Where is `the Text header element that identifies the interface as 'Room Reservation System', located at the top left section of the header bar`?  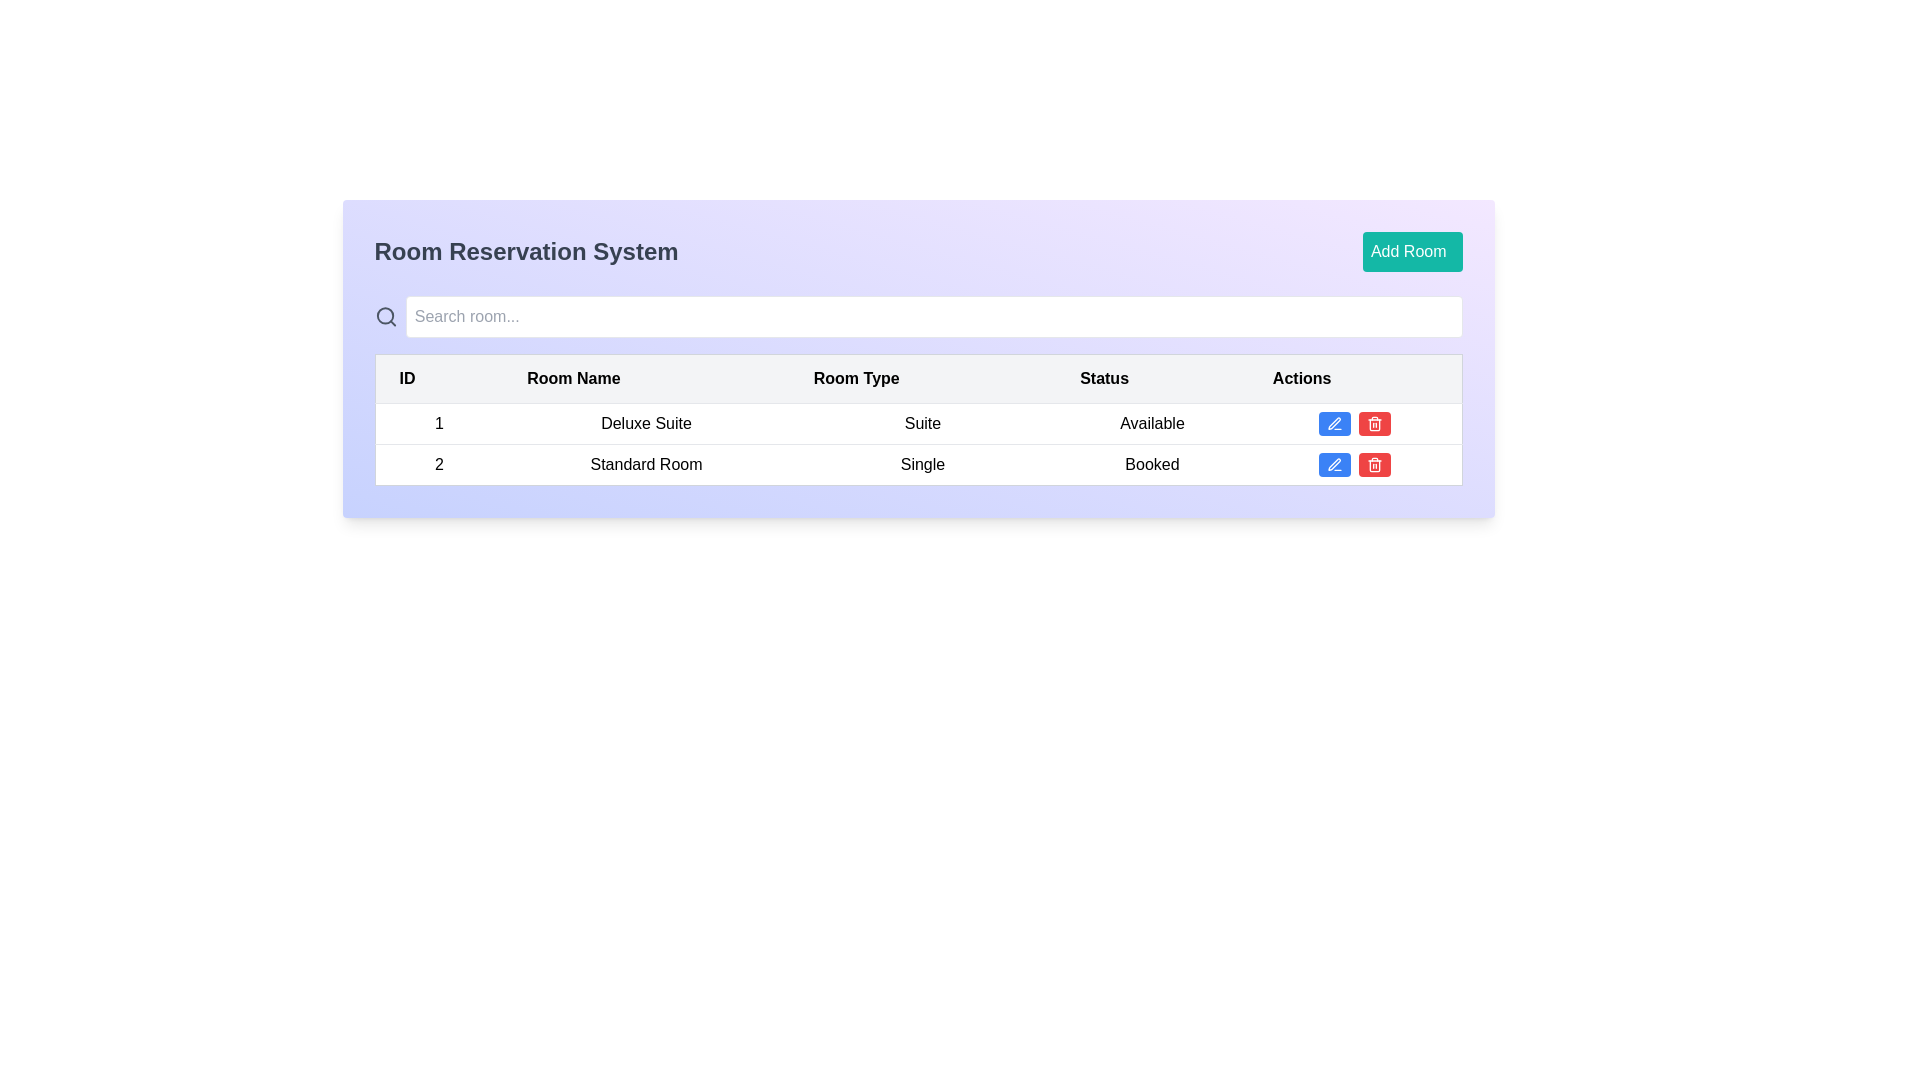
the Text header element that identifies the interface as 'Room Reservation System', located at the top left section of the header bar is located at coordinates (526, 250).